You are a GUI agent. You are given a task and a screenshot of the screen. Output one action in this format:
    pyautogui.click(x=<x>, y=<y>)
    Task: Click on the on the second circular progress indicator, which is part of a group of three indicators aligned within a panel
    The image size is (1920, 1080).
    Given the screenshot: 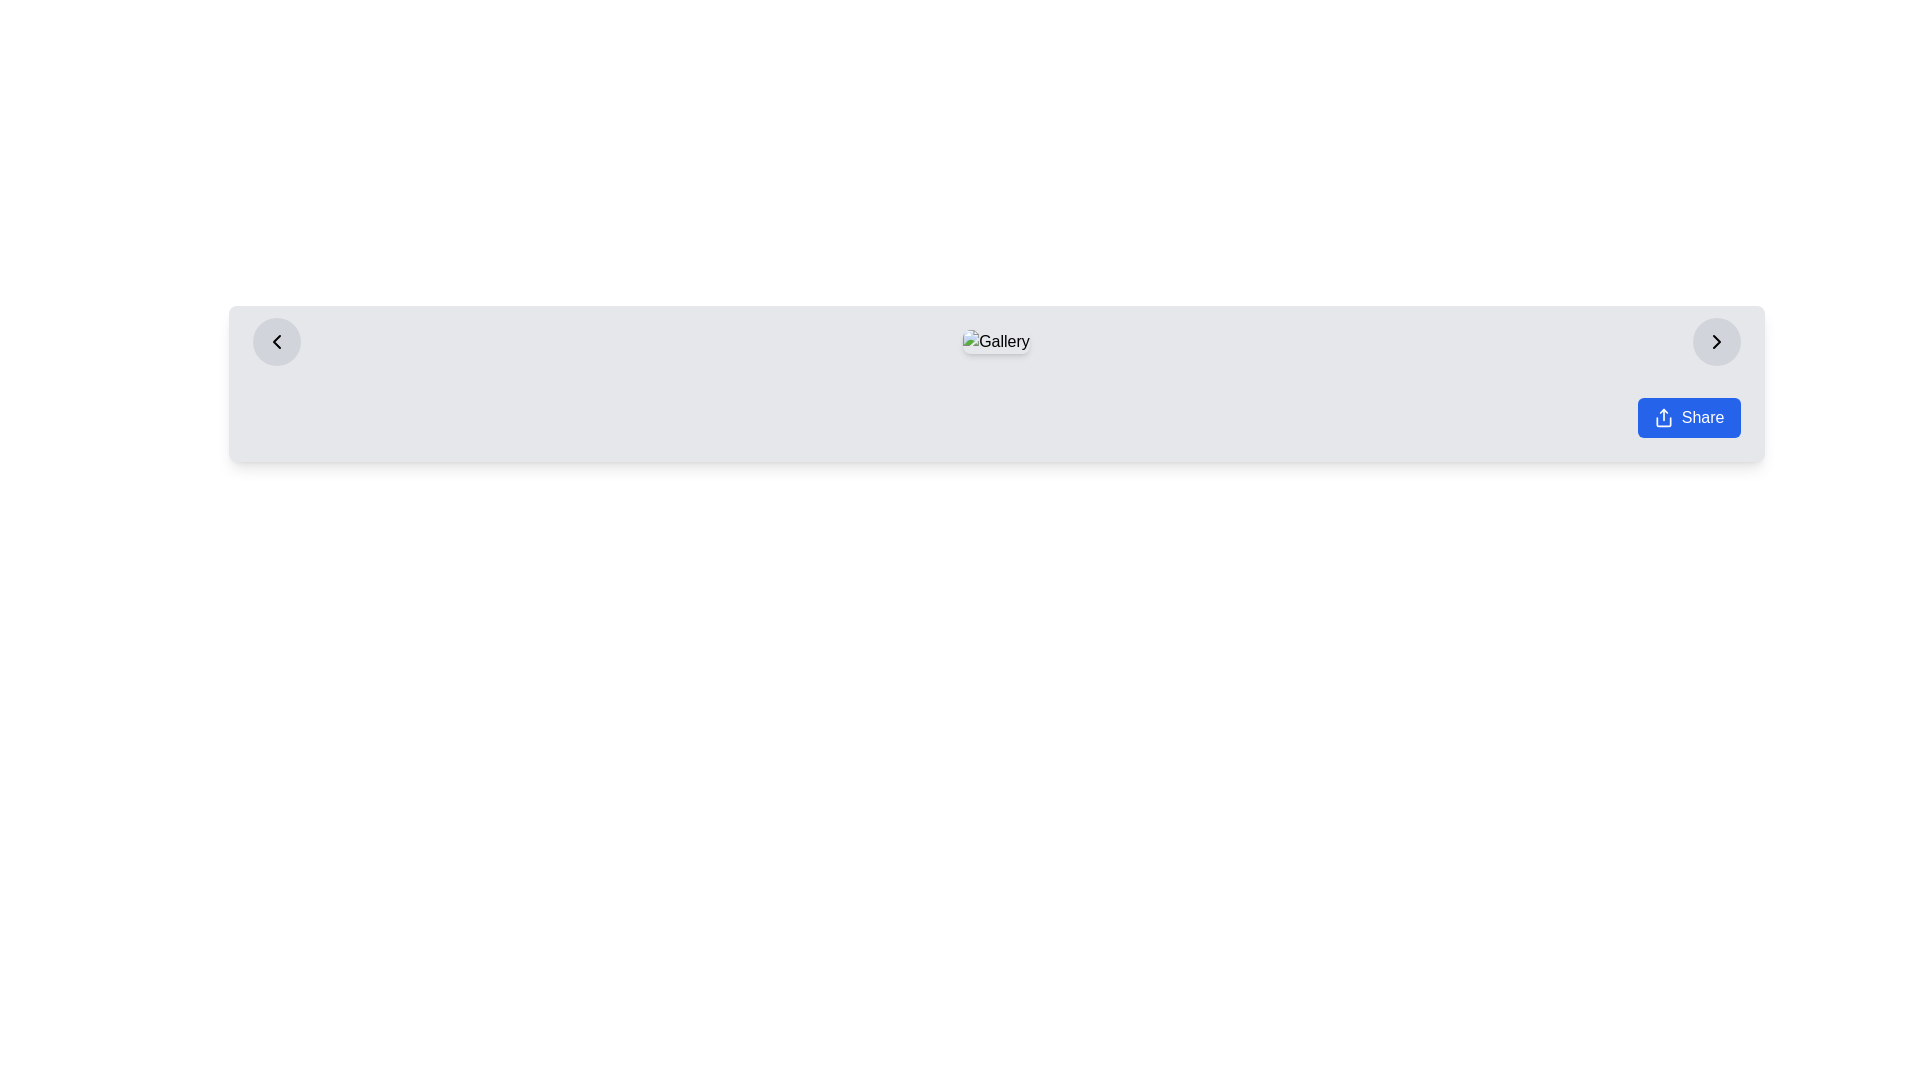 What is the action you would take?
    pyautogui.click(x=996, y=375)
    